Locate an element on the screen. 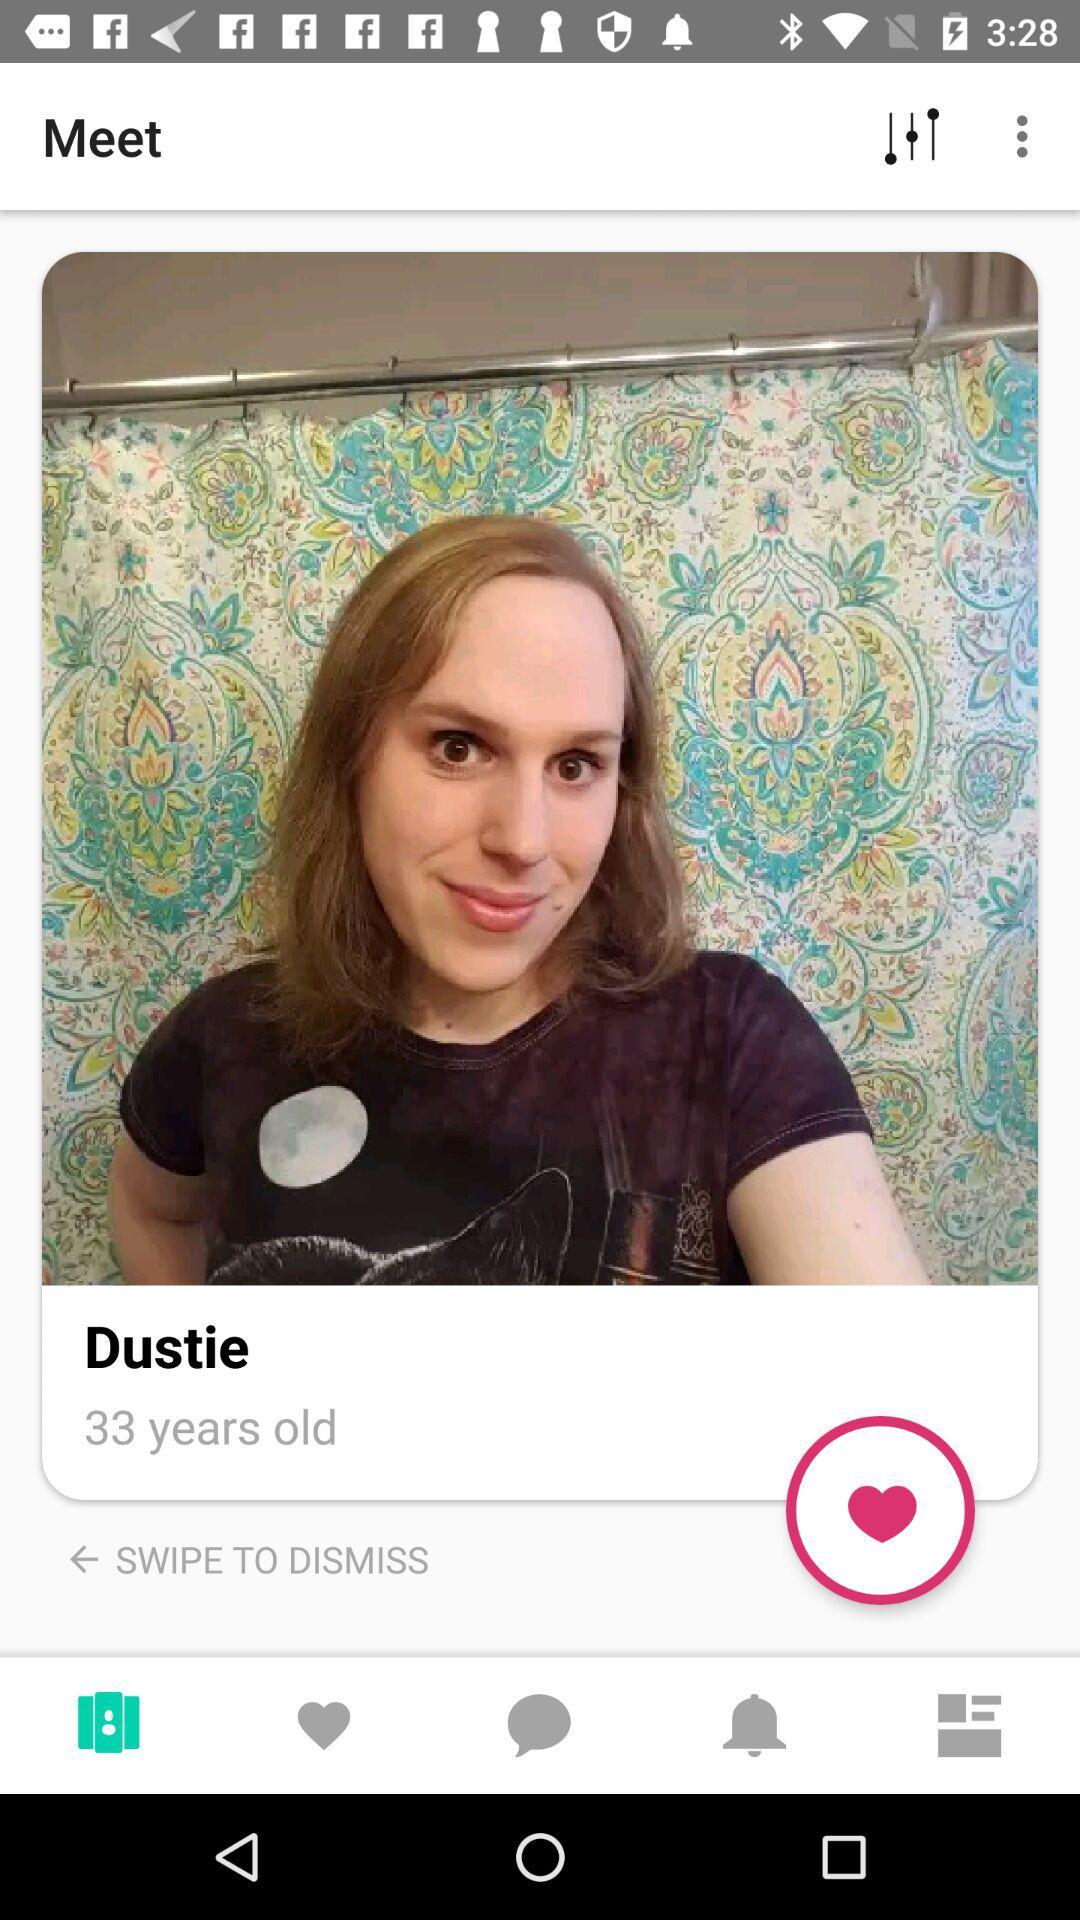 Image resolution: width=1080 pixels, height=1920 pixels. photo is located at coordinates (540, 767).